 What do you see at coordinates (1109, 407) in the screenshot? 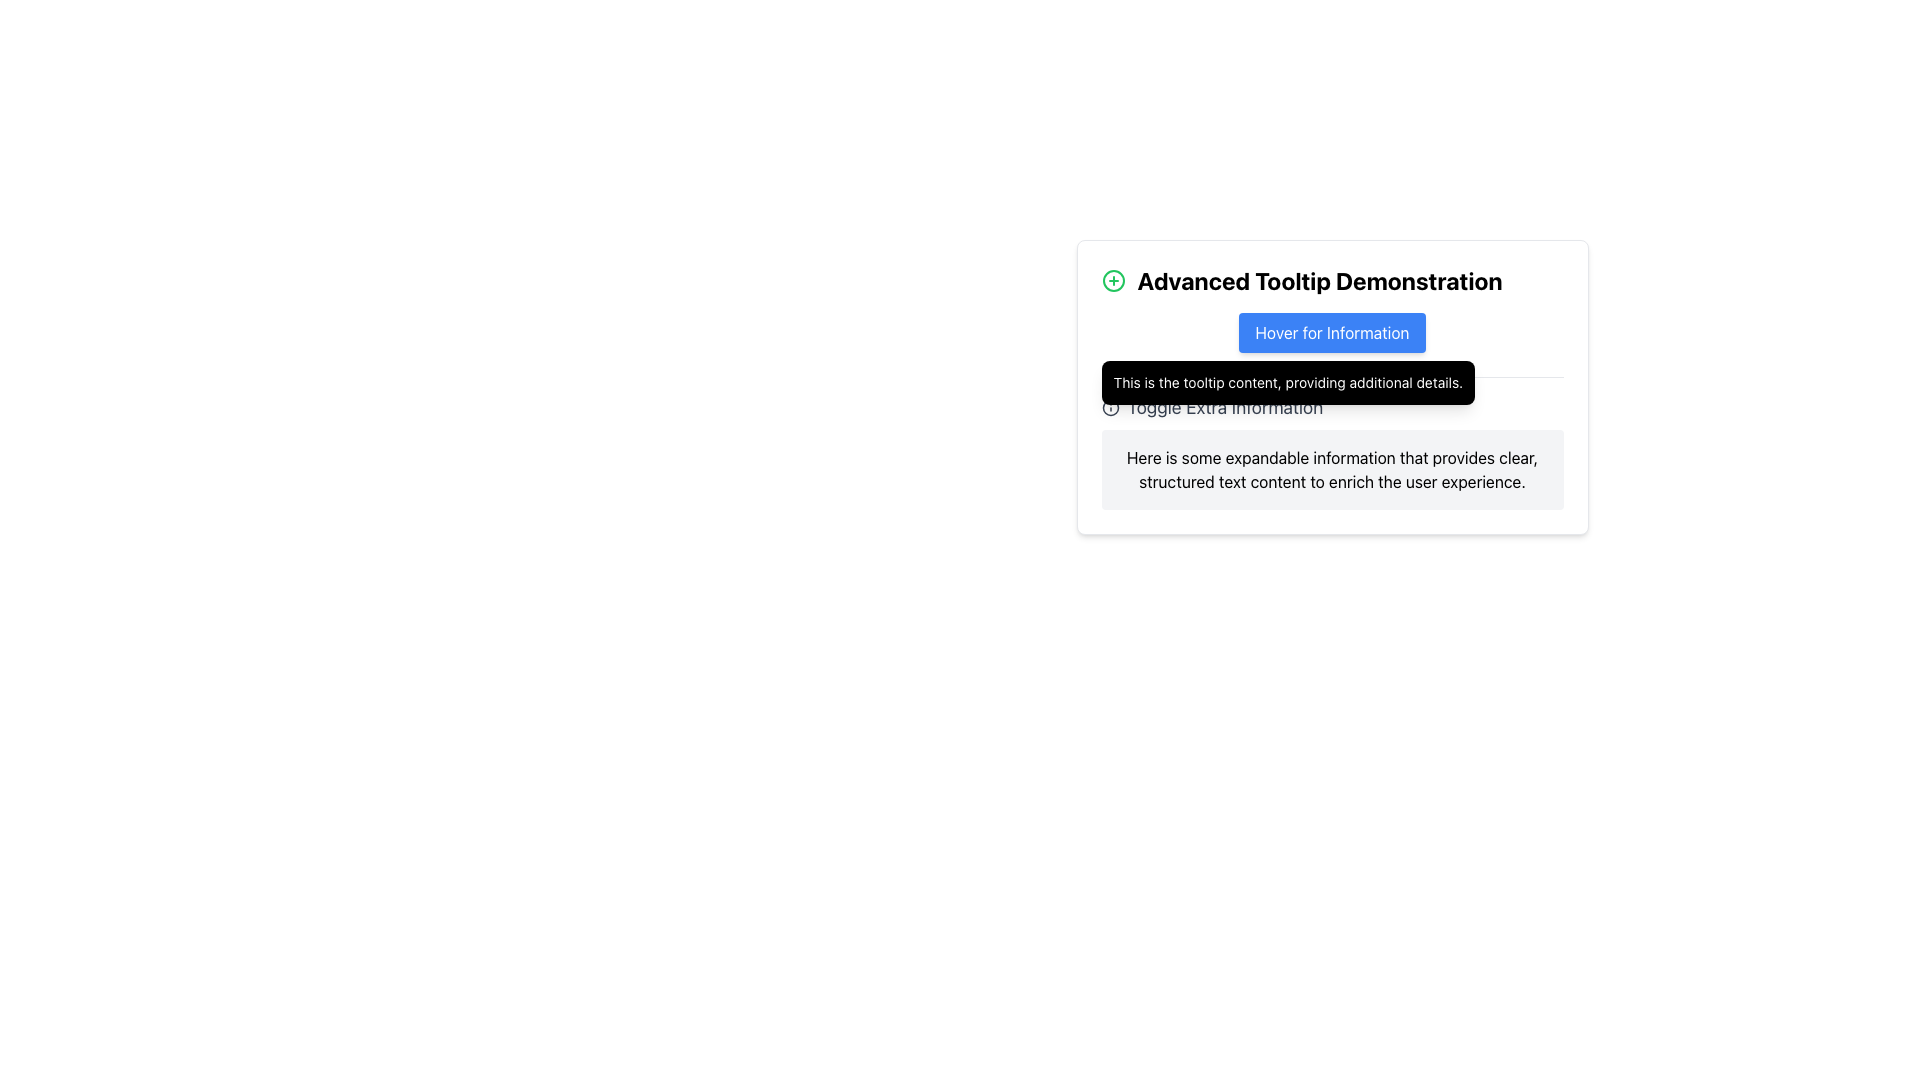
I see `the circular icon with a stylized 'i' that is positioned to the left of the text 'Toggle Extra Information' to interact` at bounding box center [1109, 407].